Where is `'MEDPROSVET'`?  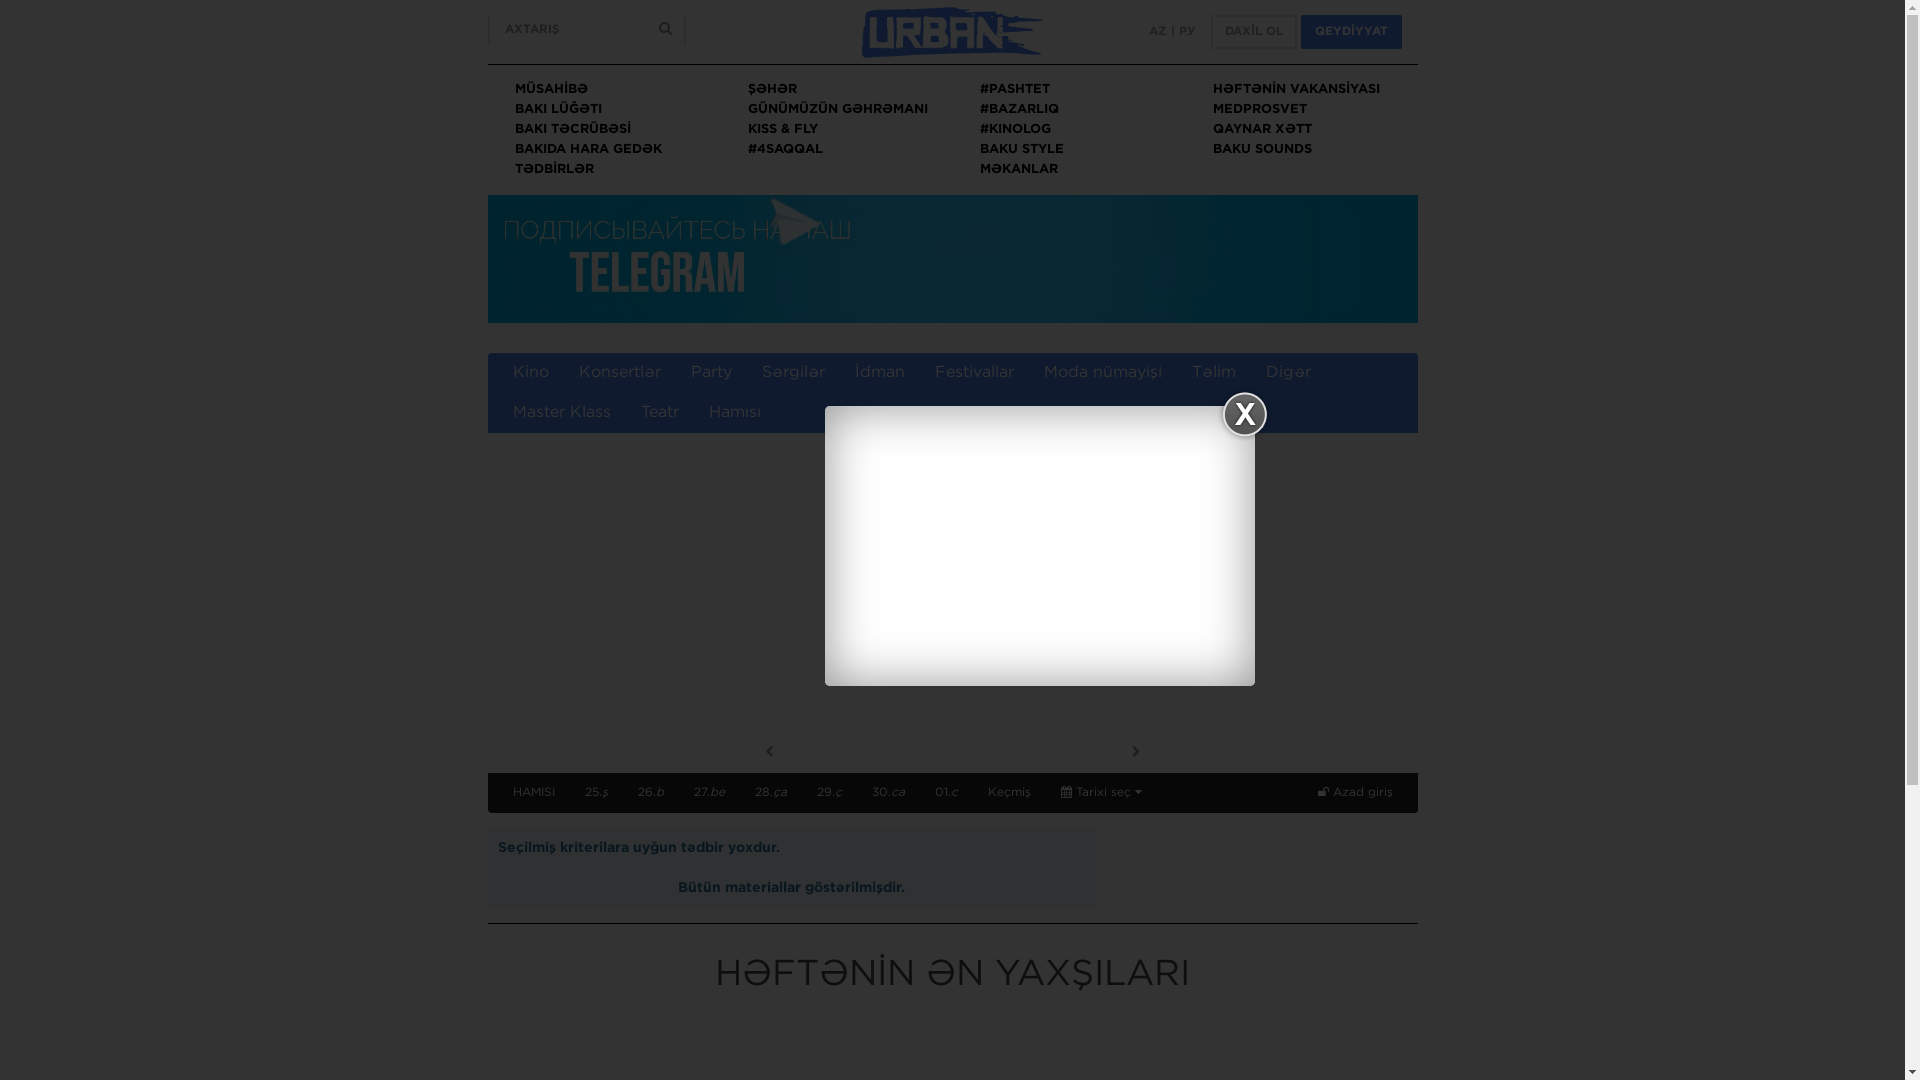
'MEDPROSVET' is located at coordinates (1258, 109).